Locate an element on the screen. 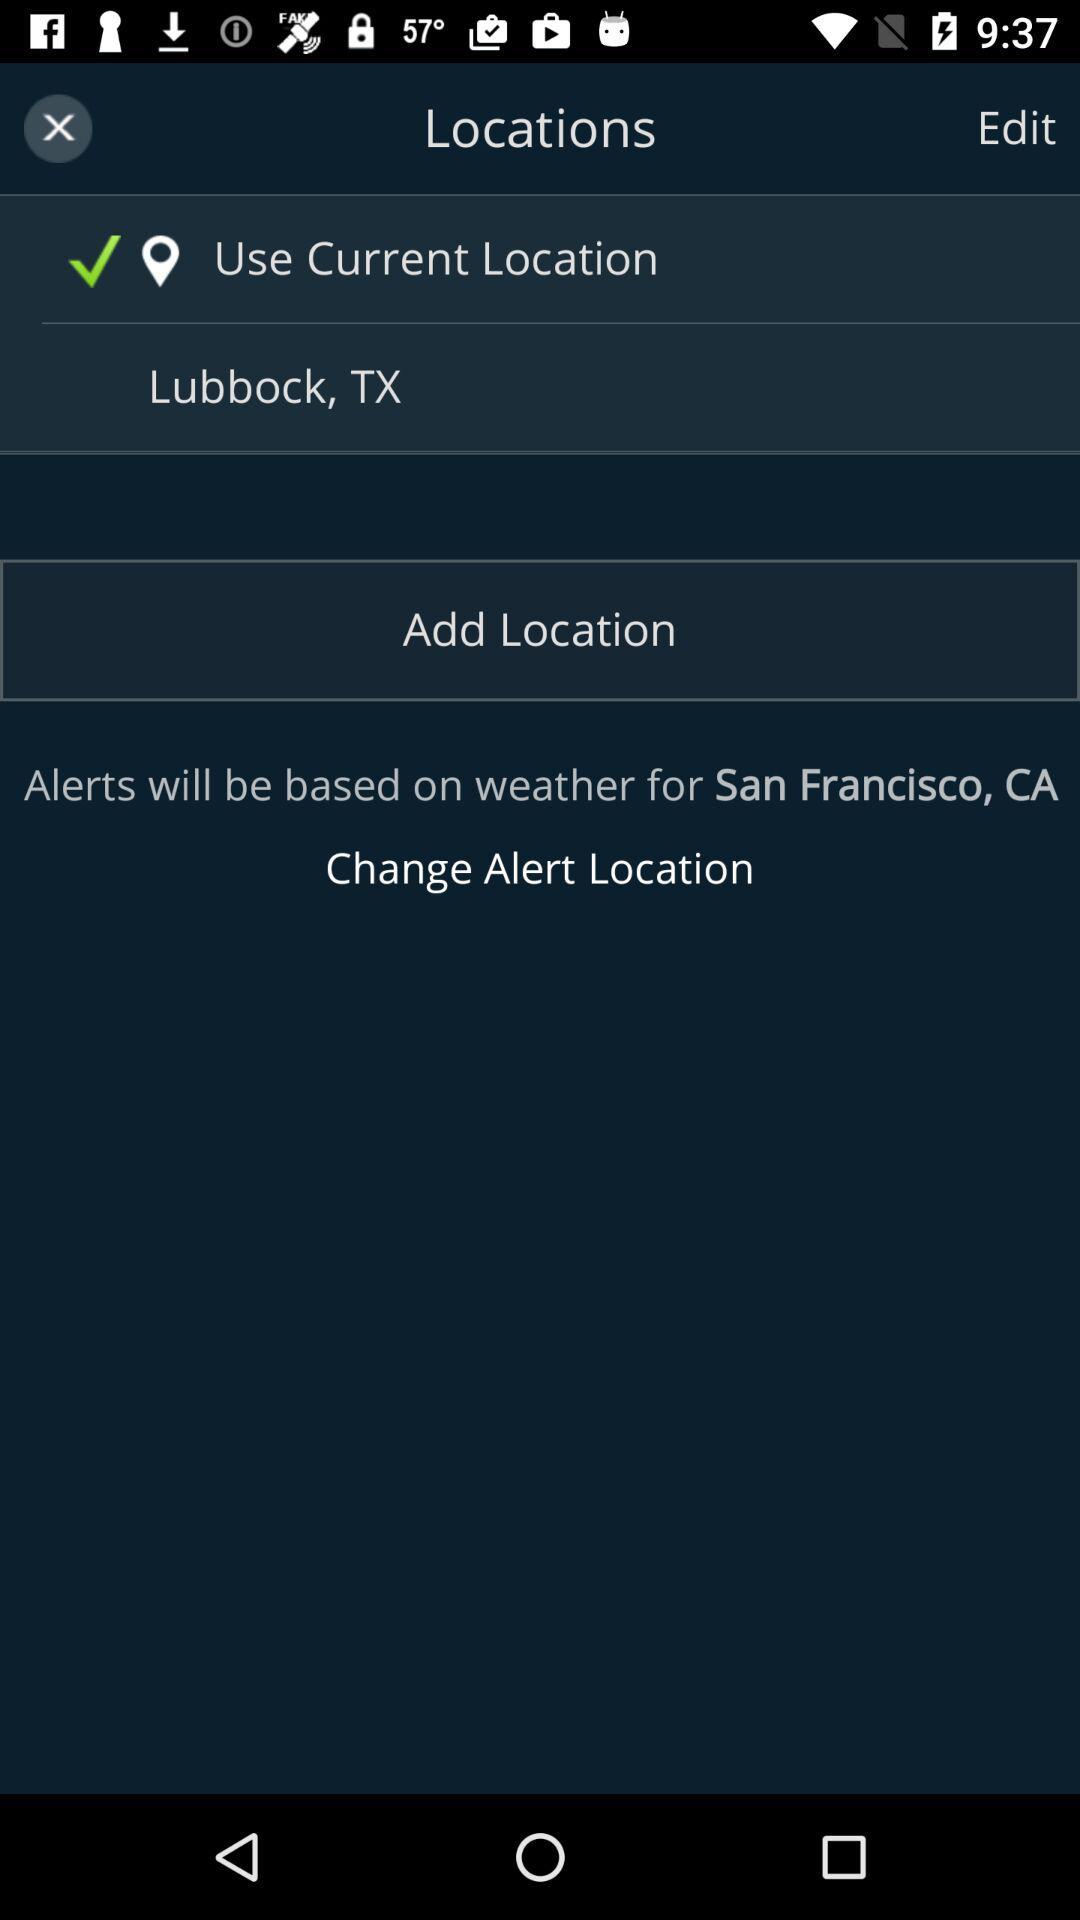 The image size is (1080, 1920). the text which says lubbock tx is located at coordinates (547, 387).